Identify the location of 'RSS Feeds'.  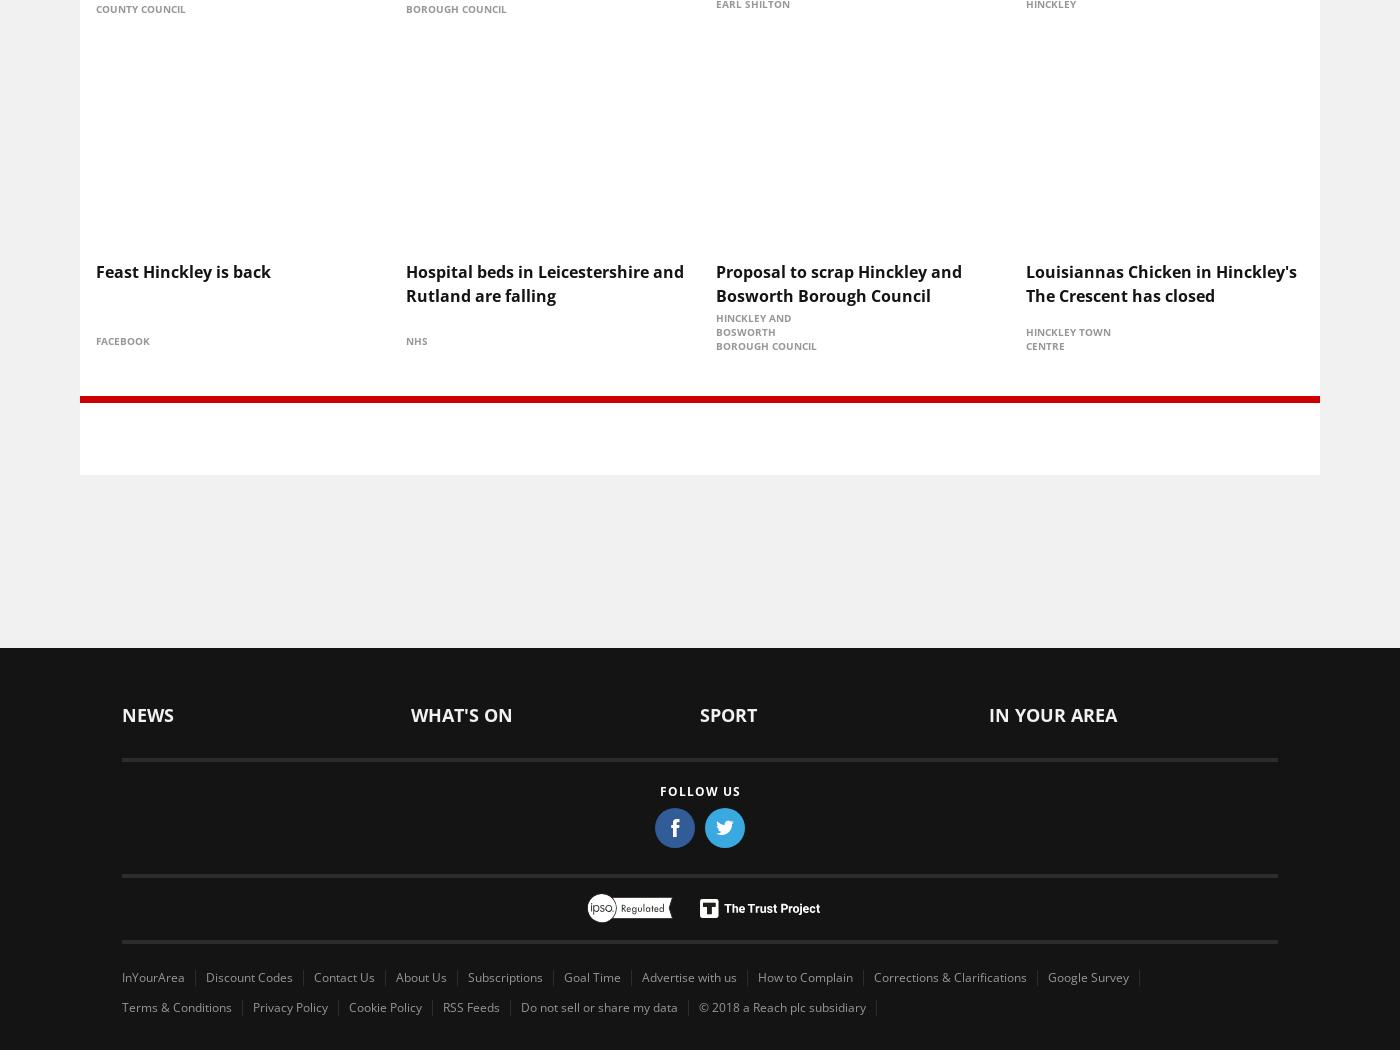
(471, 1005).